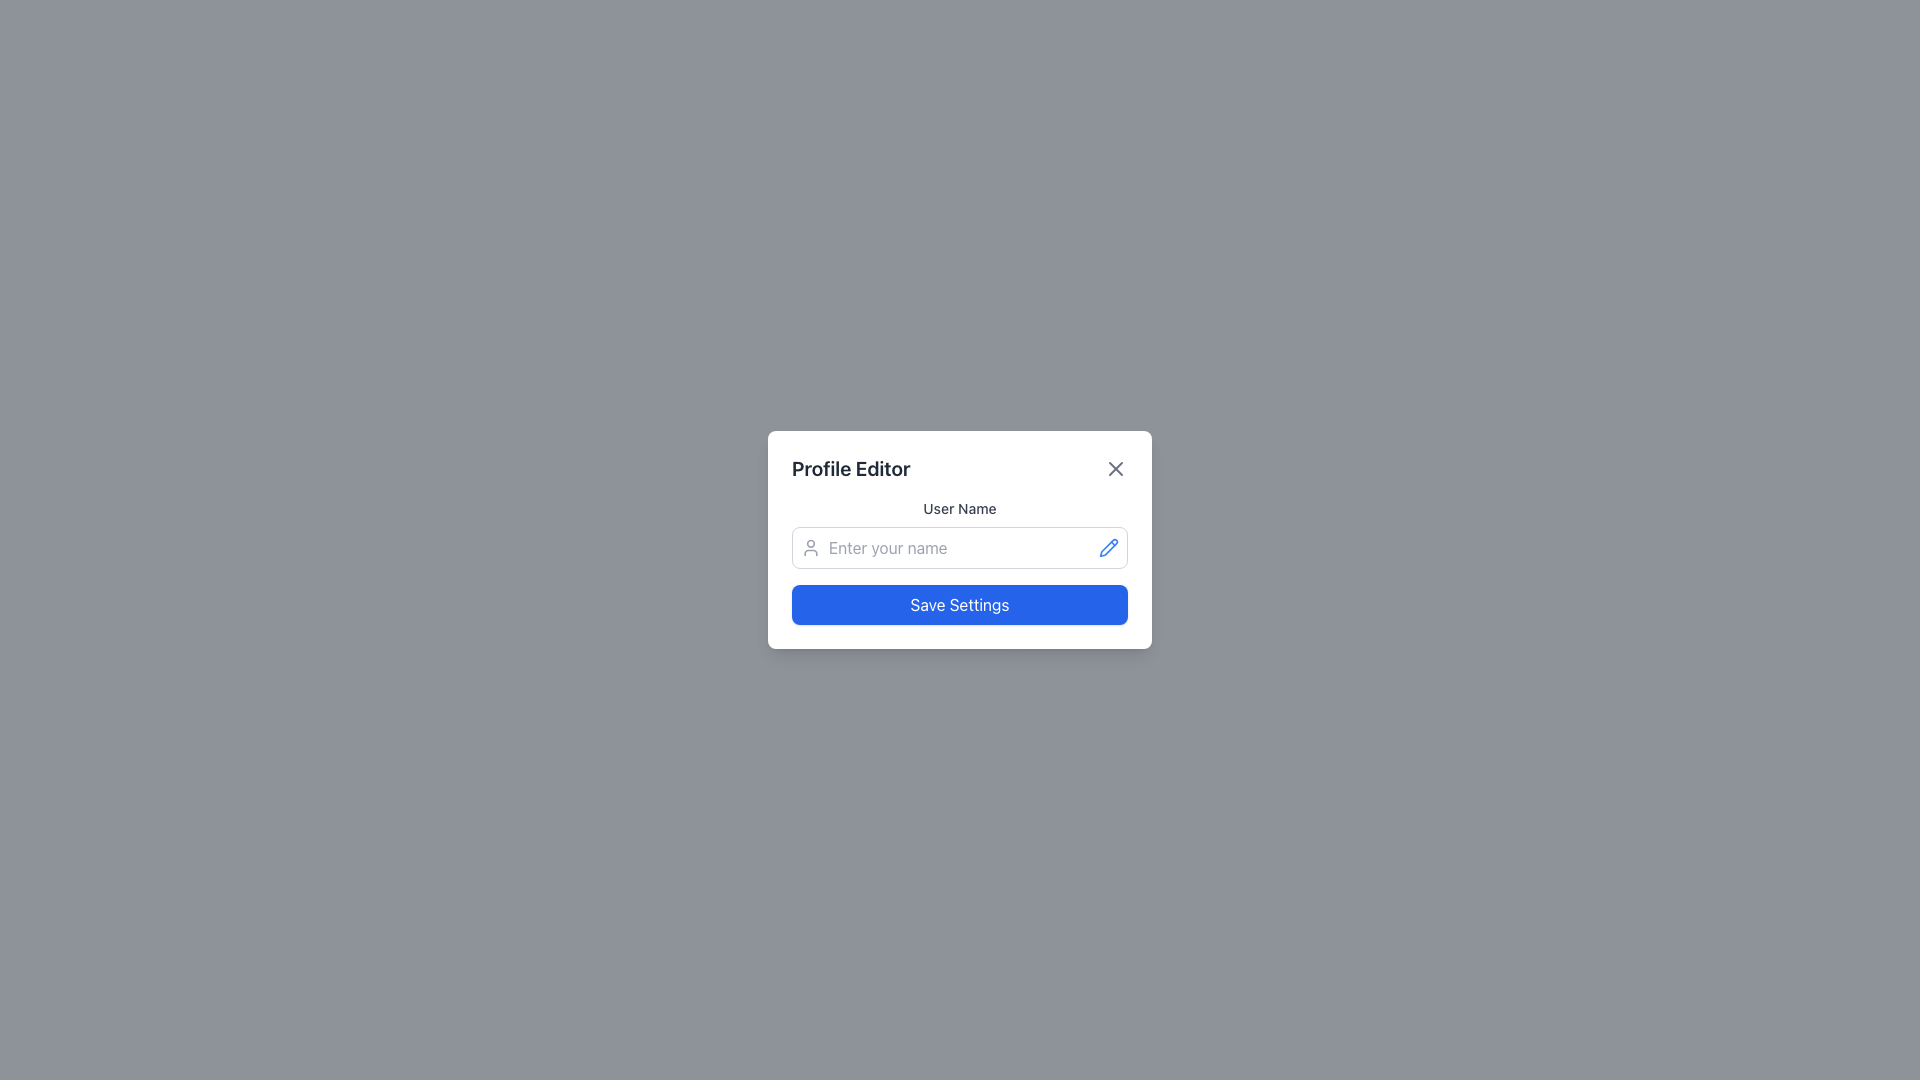 This screenshot has width=1920, height=1080. What do you see at coordinates (960, 540) in the screenshot?
I see `within the profile editor input field of the modal dialog box to type a name` at bounding box center [960, 540].